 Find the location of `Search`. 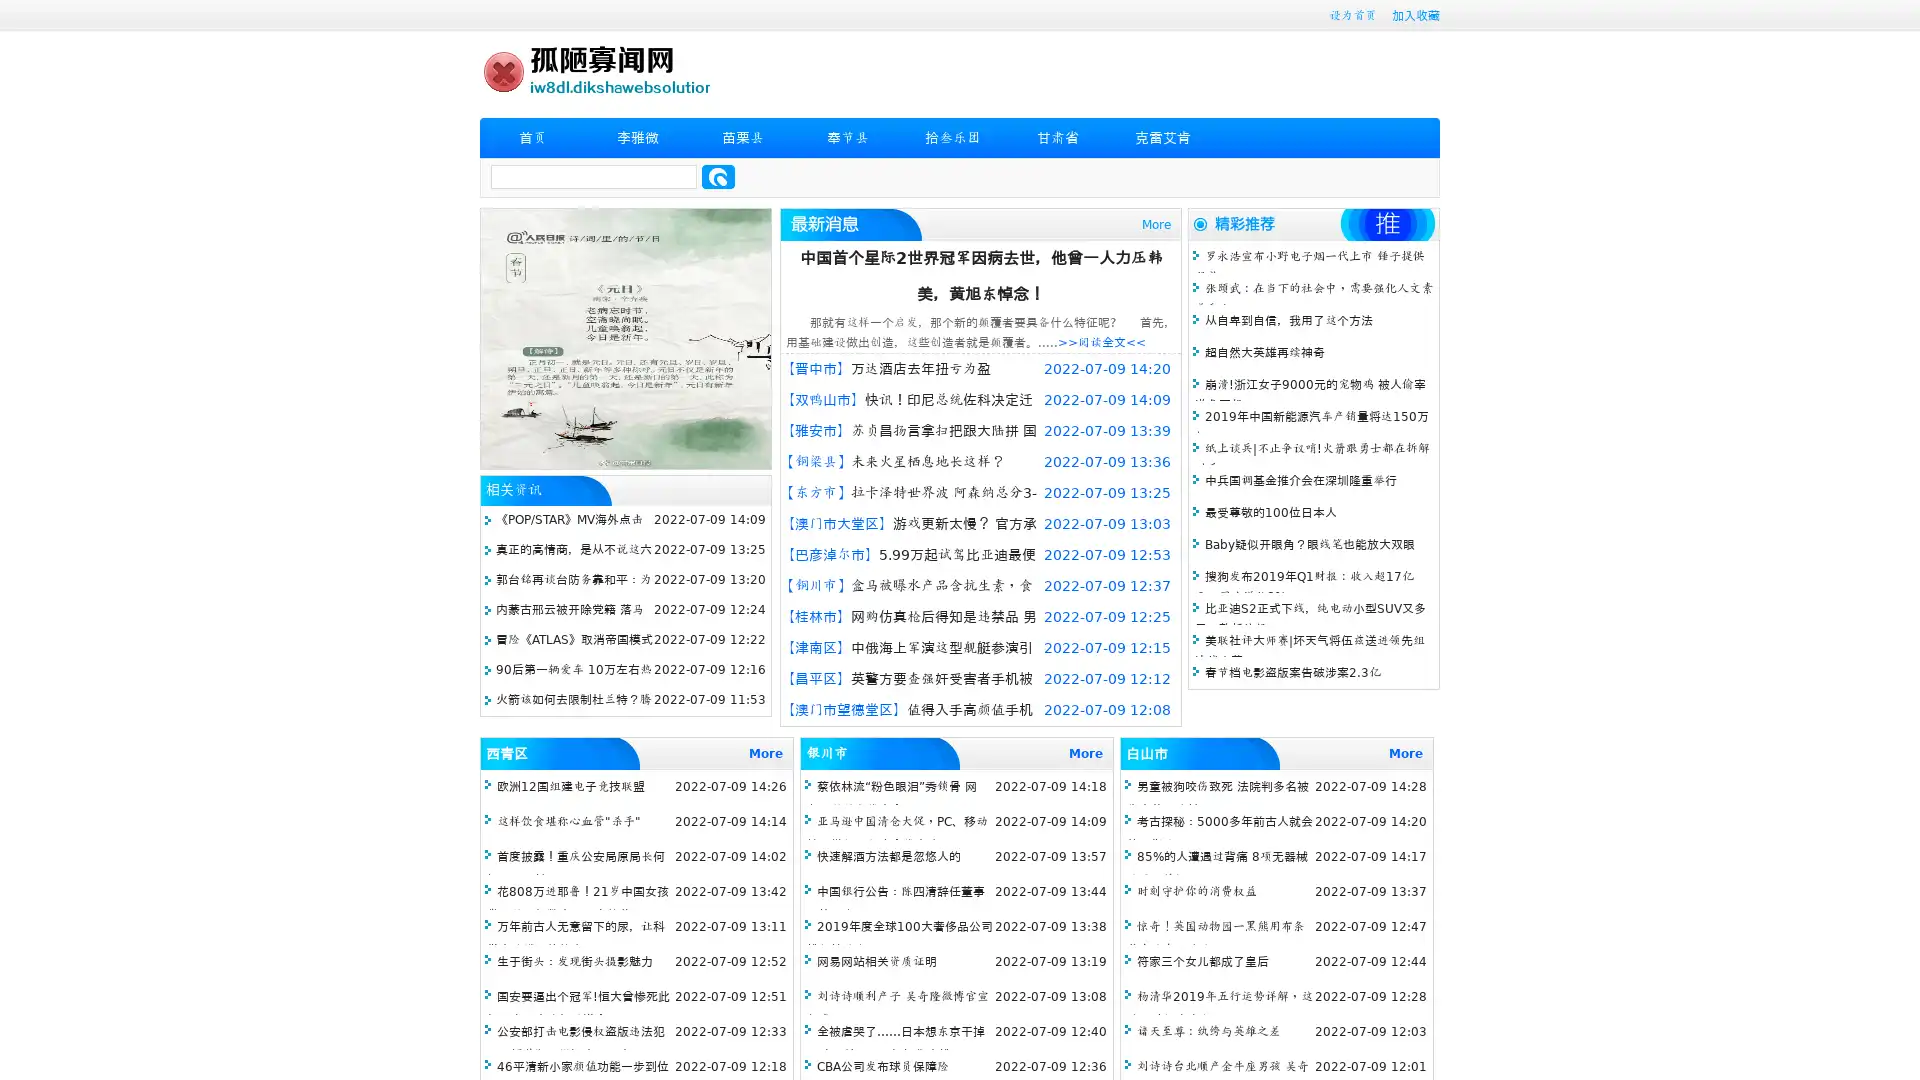

Search is located at coordinates (718, 176).